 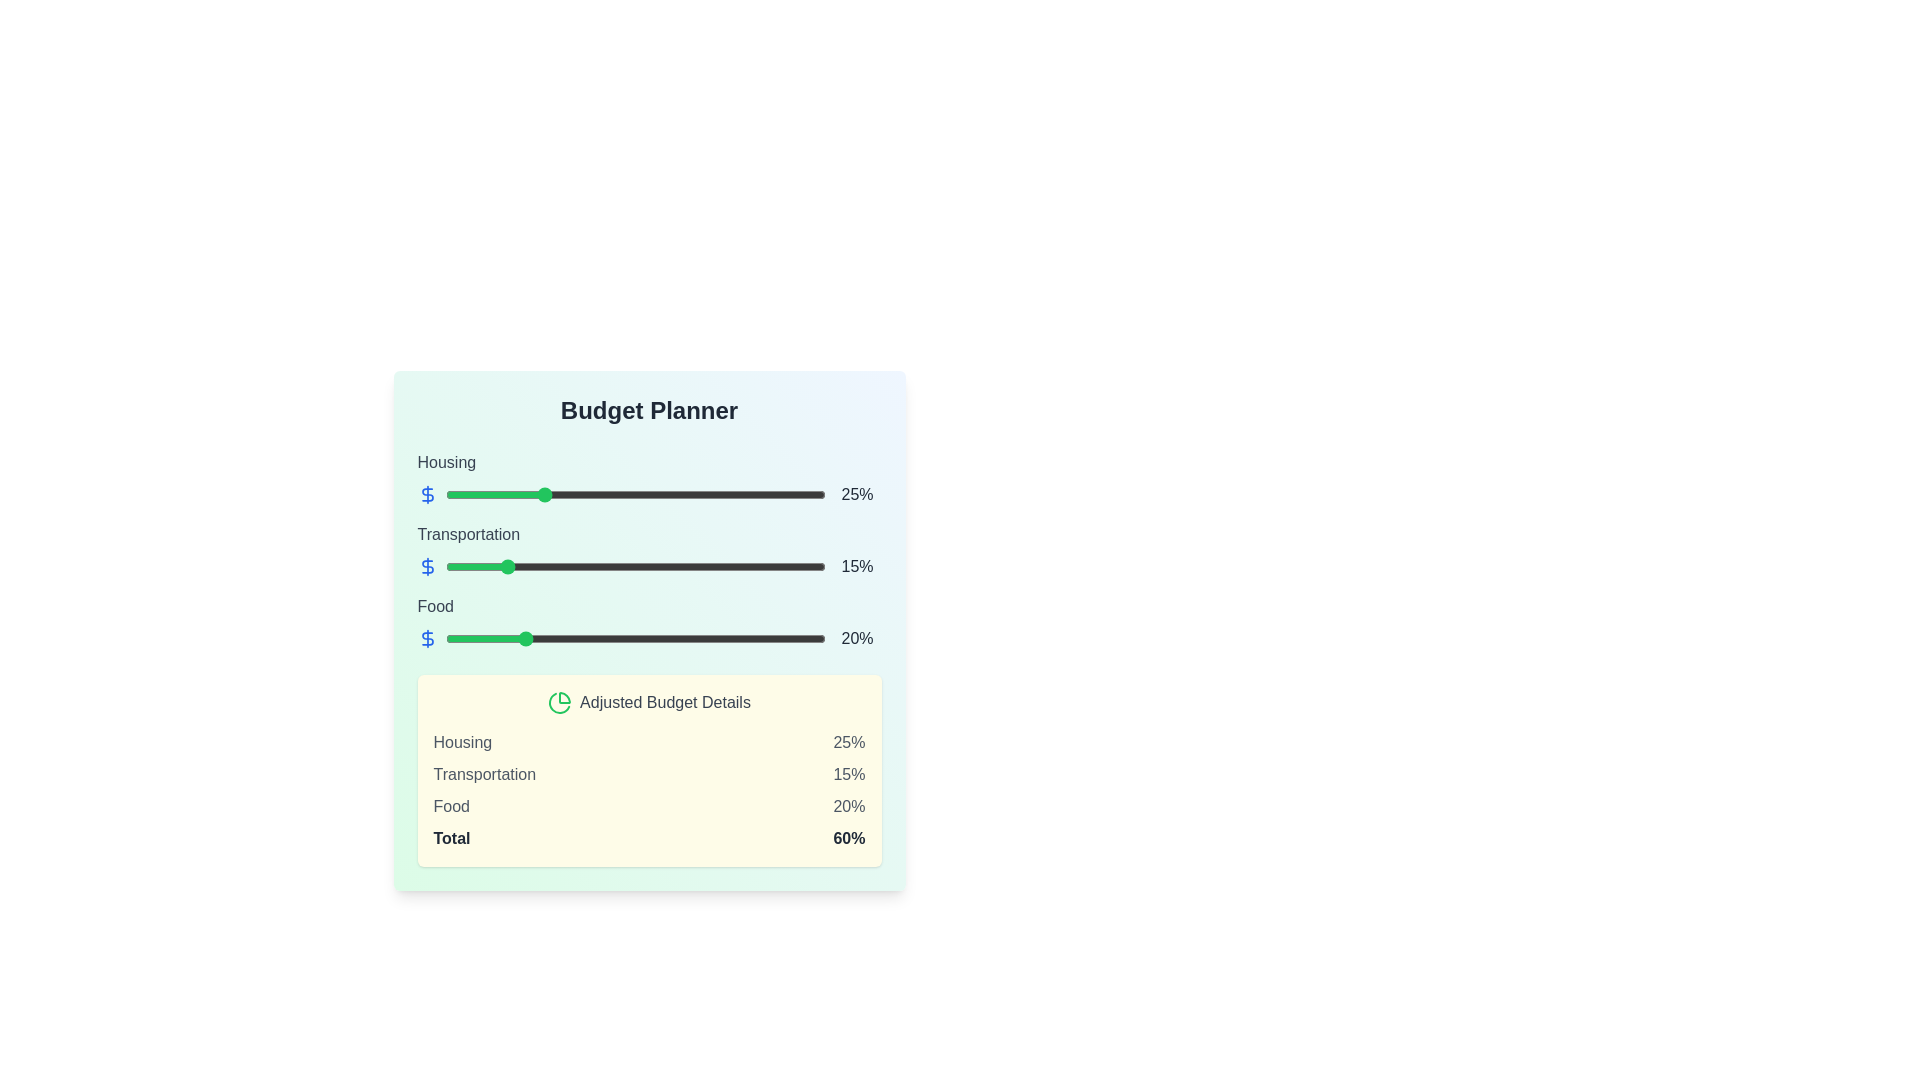 What do you see at coordinates (540, 494) in the screenshot?
I see `the housing budget slider` at bounding box center [540, 494].